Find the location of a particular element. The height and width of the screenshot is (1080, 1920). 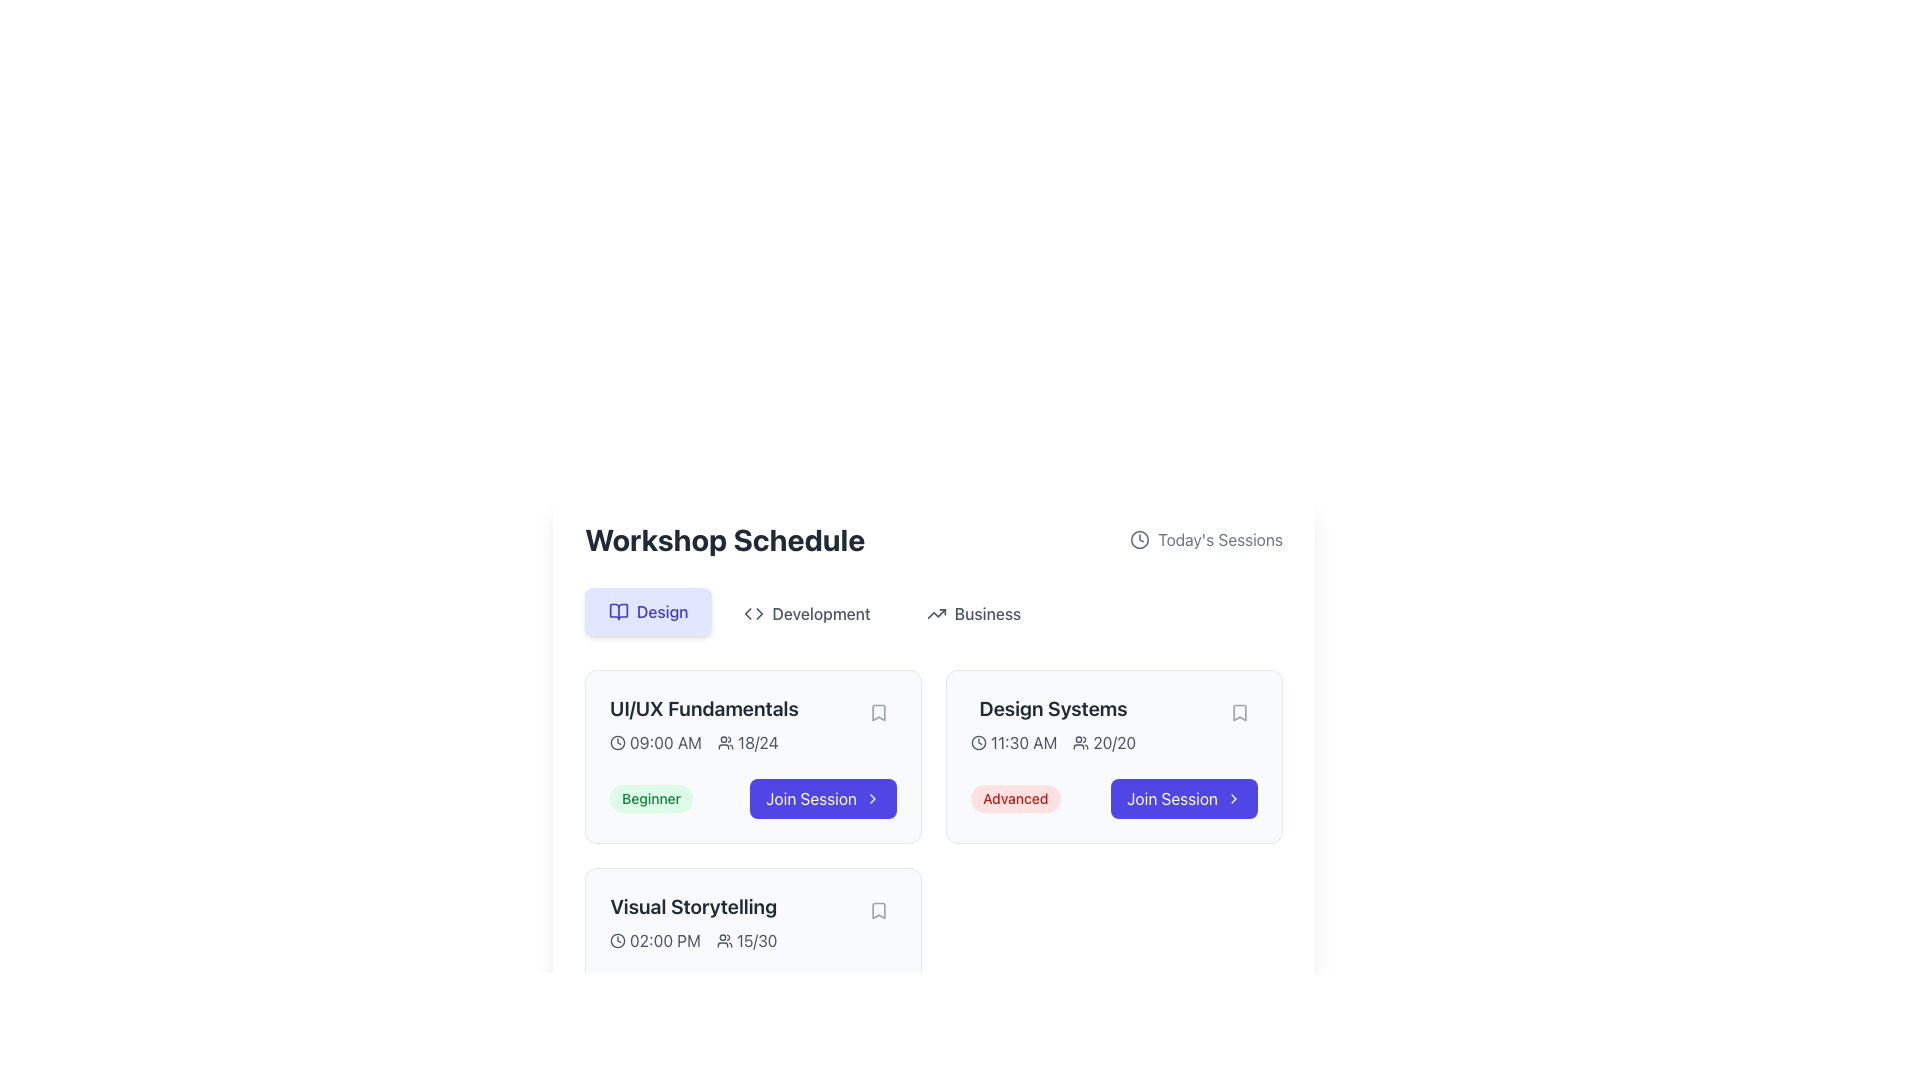

title content of the workshop card located in the Design category of the Workshop Schedule section, which serves as the primary title indicating the topic or focus of the session is located at coordinates (693, 906).